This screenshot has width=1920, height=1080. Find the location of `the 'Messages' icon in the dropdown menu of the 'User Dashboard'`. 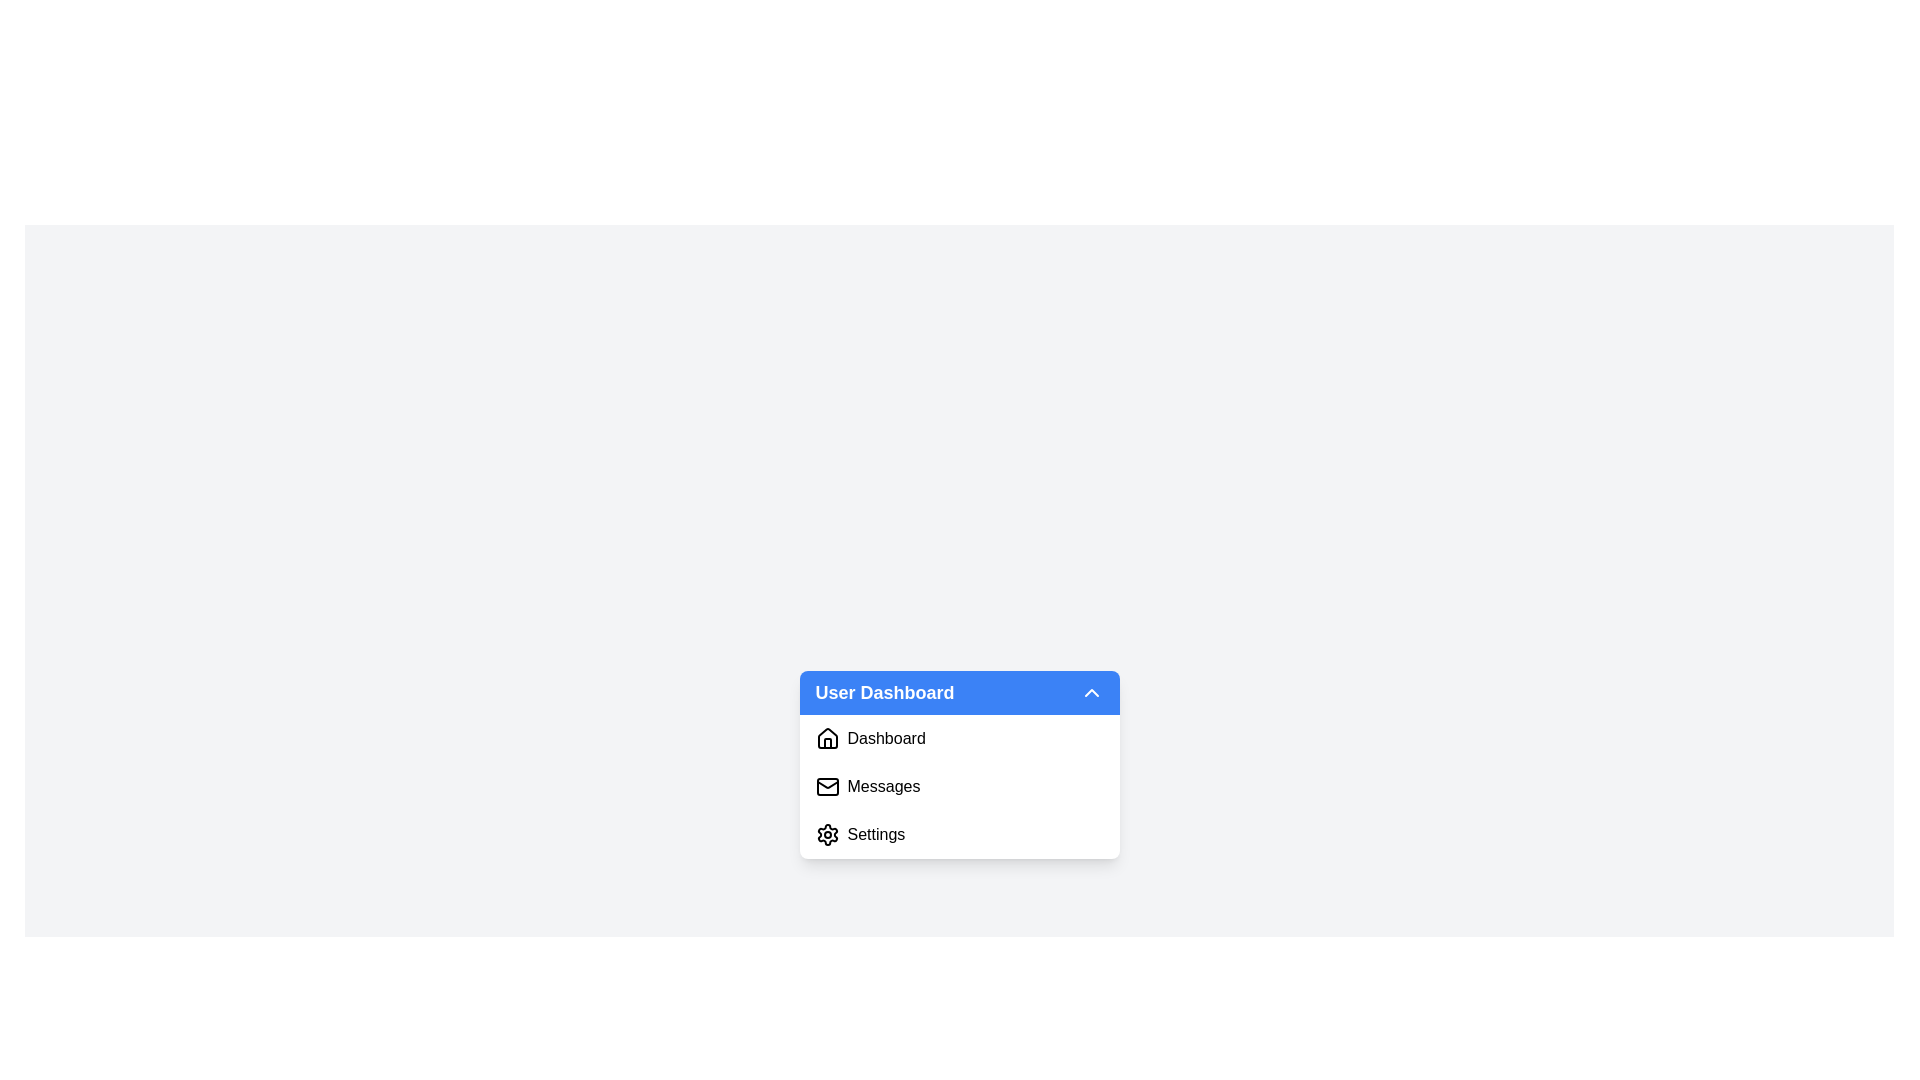

the 'Messages' icon in the dropdown menu of the 'User Dashboard' is located at coordinates (827, 785).